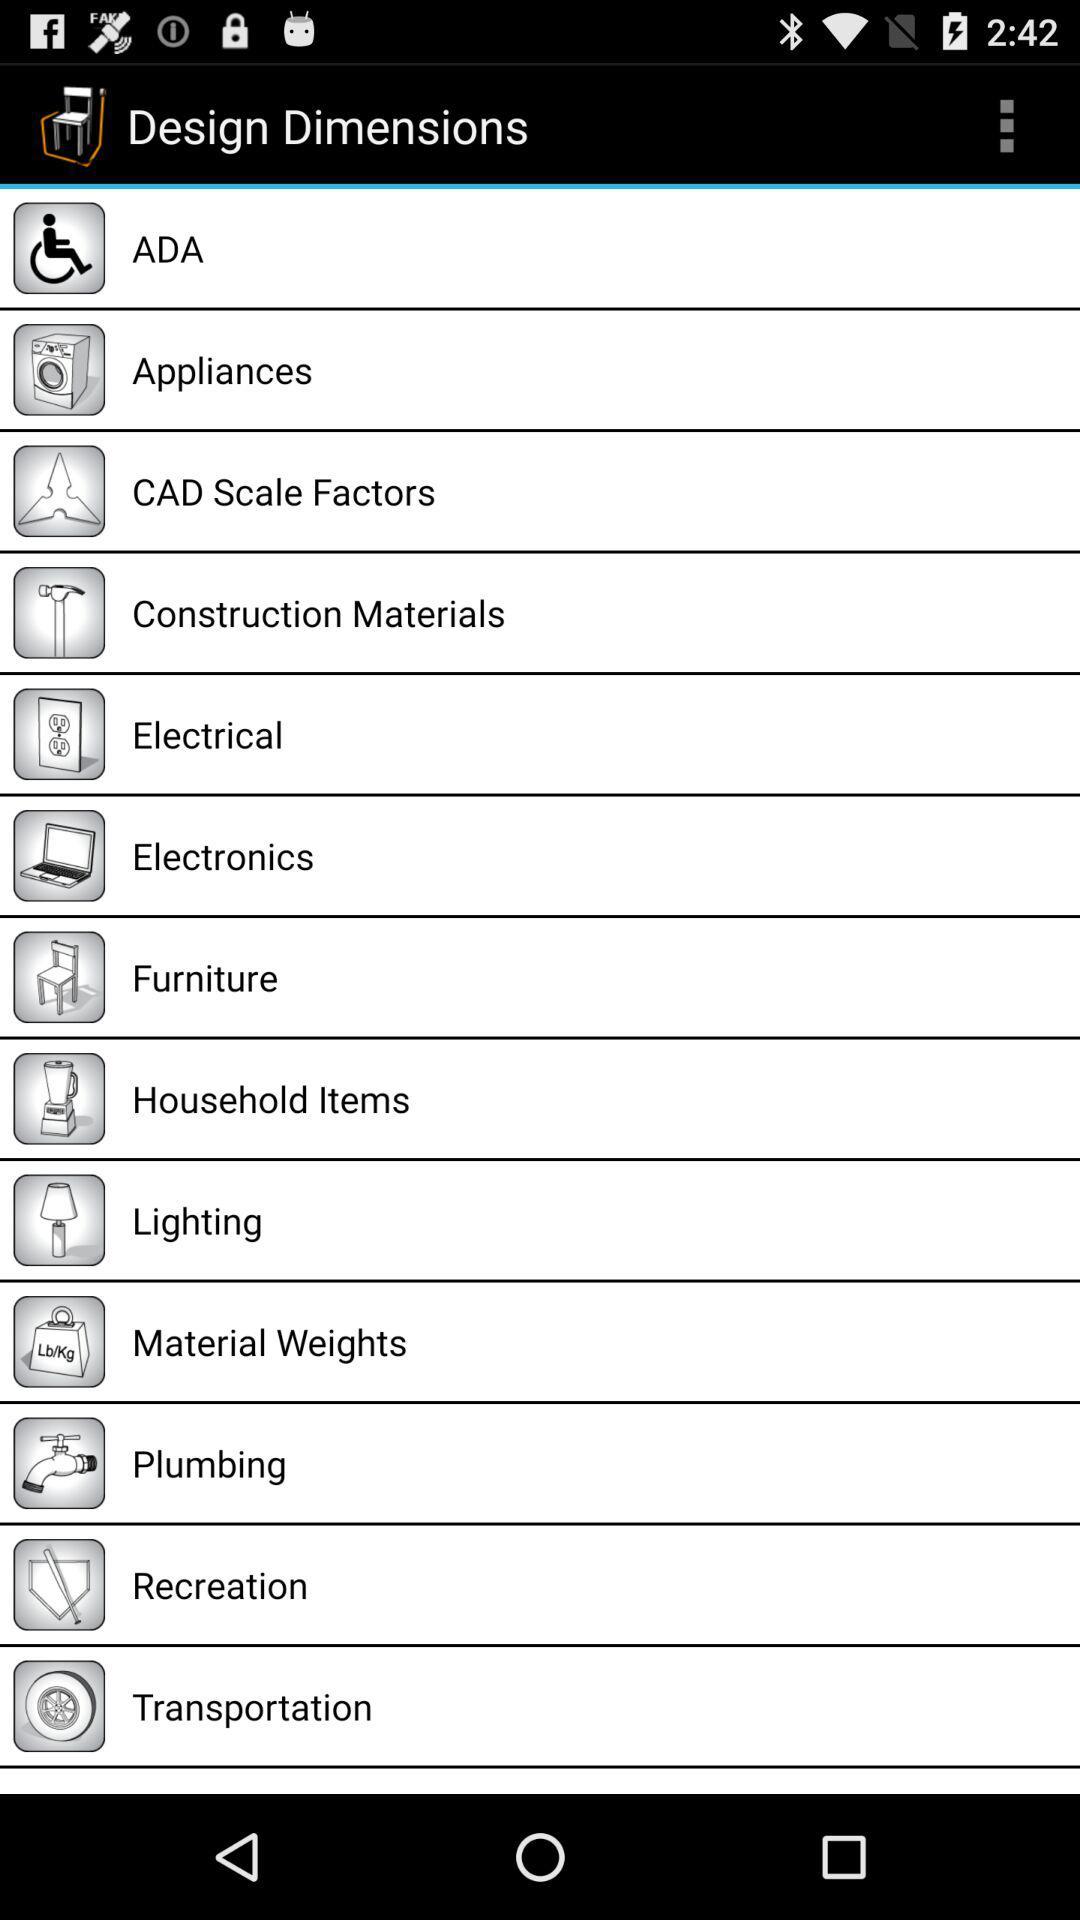 The width and height of the screenshot is (1080, 1920). I want to click on lighting app, so click(598, 1219).